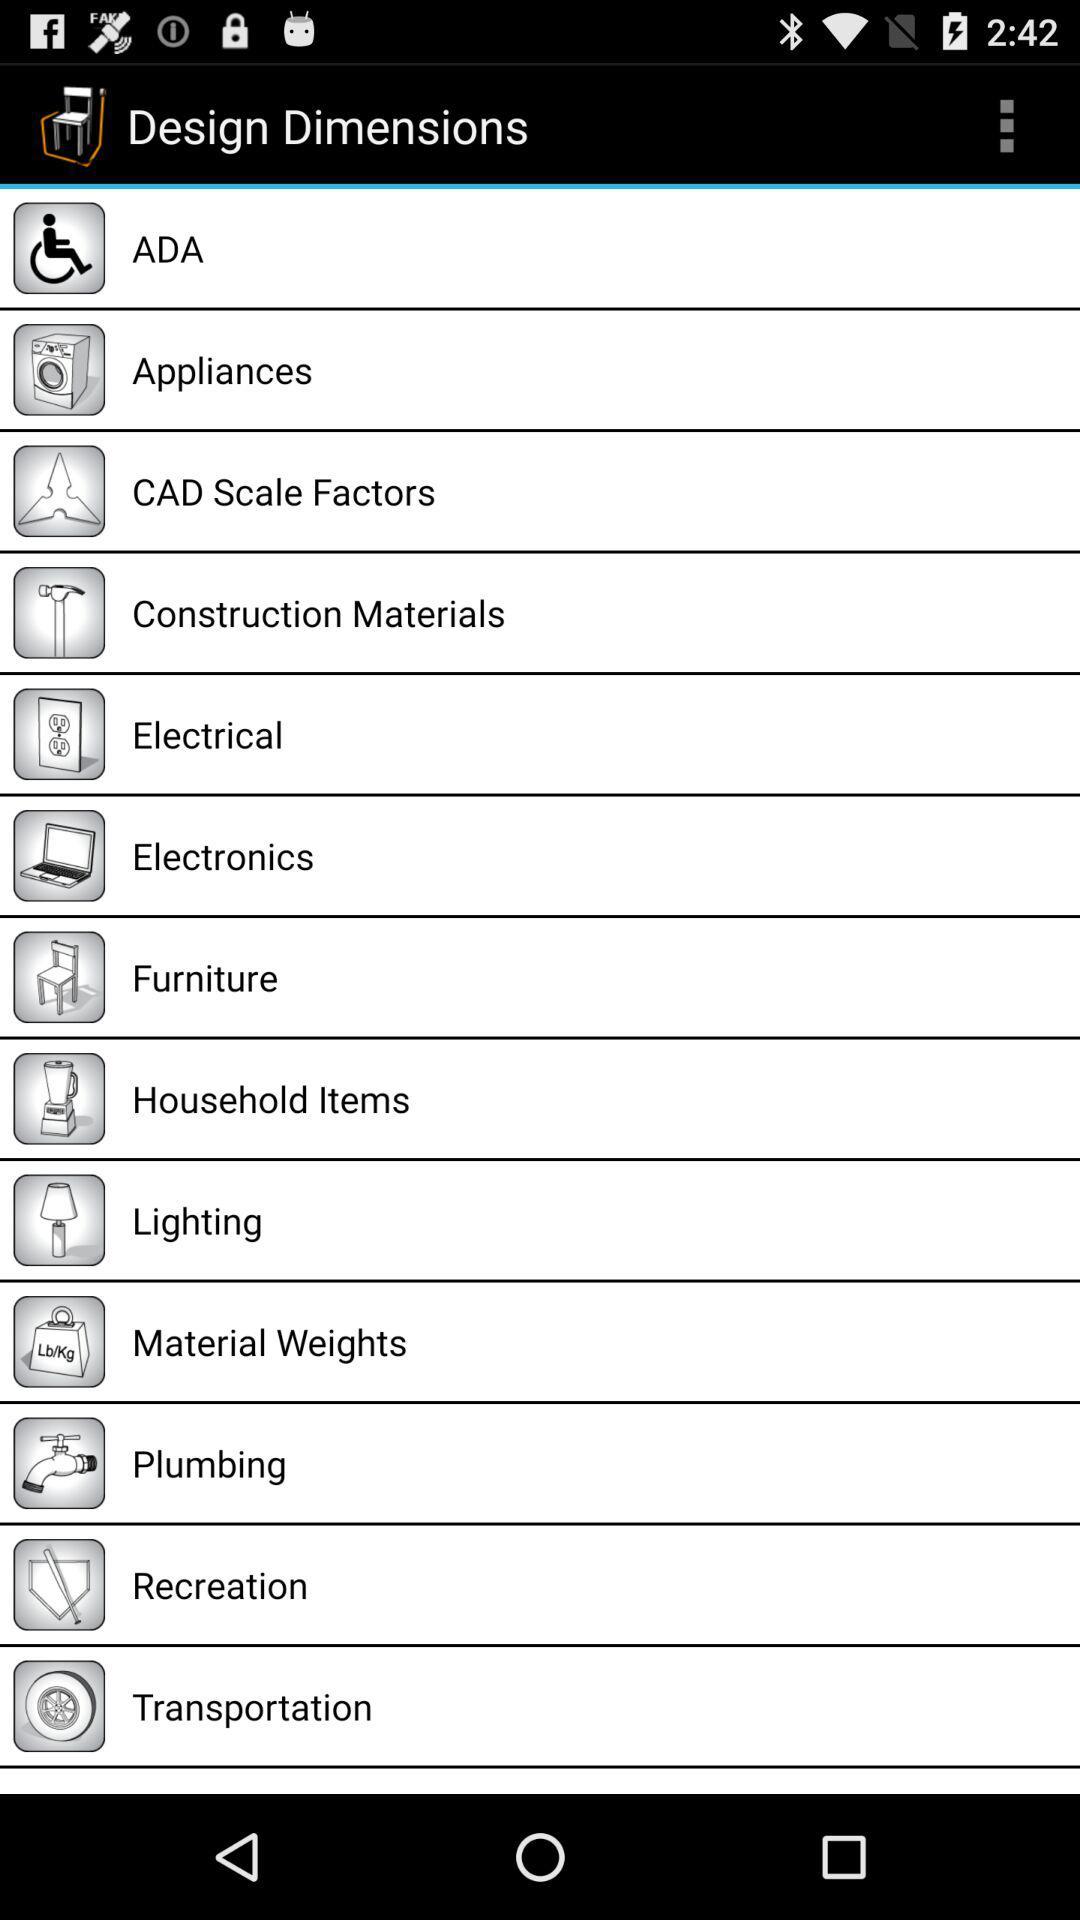 The width and height of the screenshot is (1080, 1920). I want to click on lighting app, so click(598, 1219).